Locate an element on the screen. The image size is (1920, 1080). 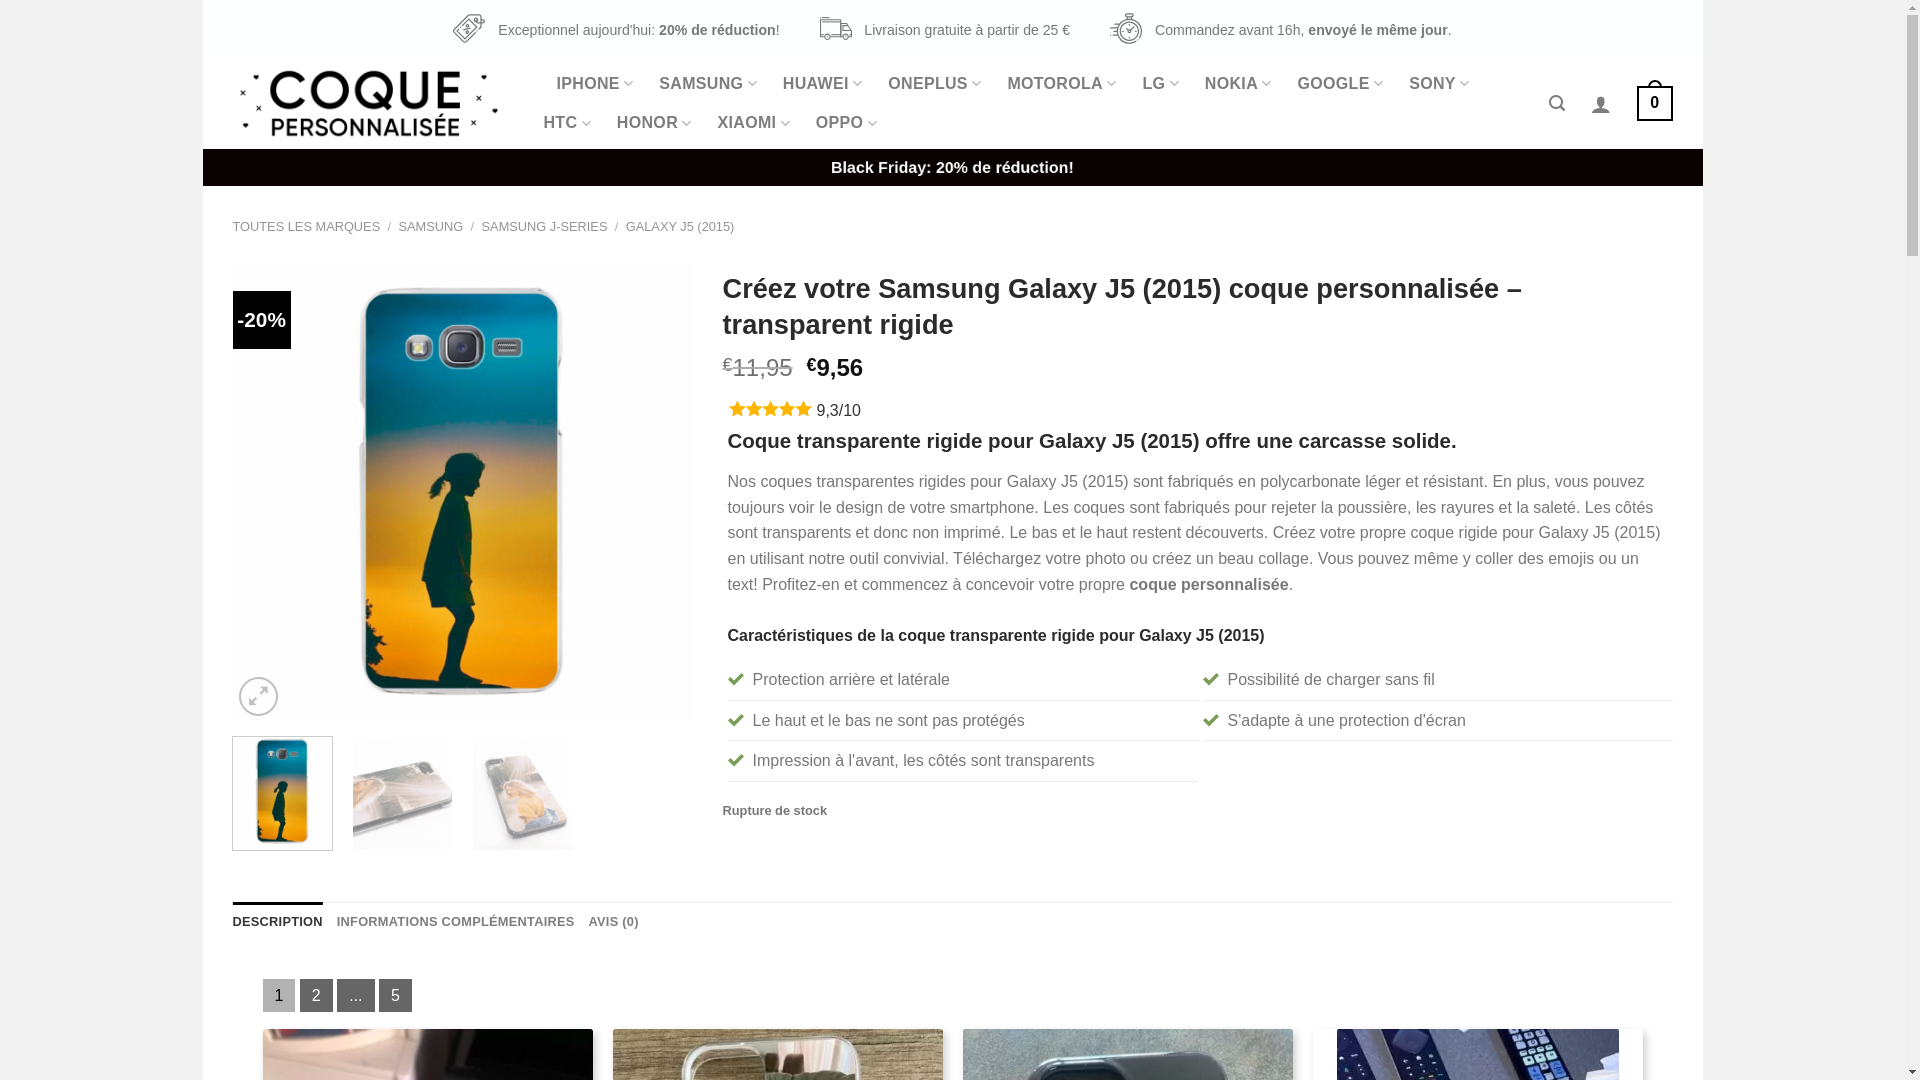
'SAMSUNG' is located at coordinates (658, 82).